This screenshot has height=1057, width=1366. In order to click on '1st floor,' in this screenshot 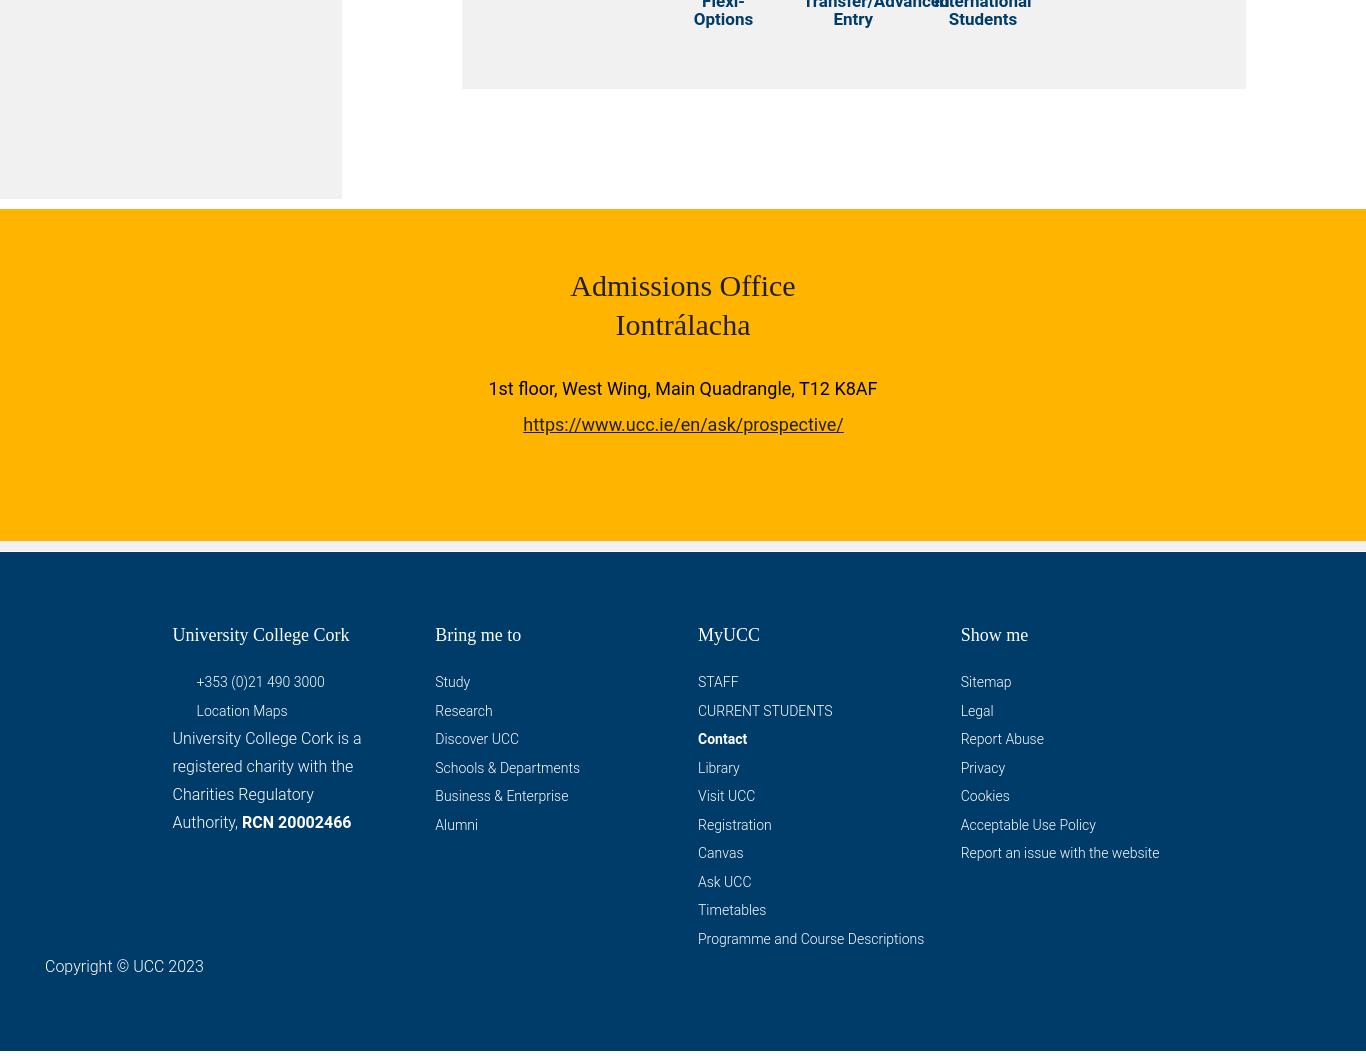, I will do `click(524, 392)`.